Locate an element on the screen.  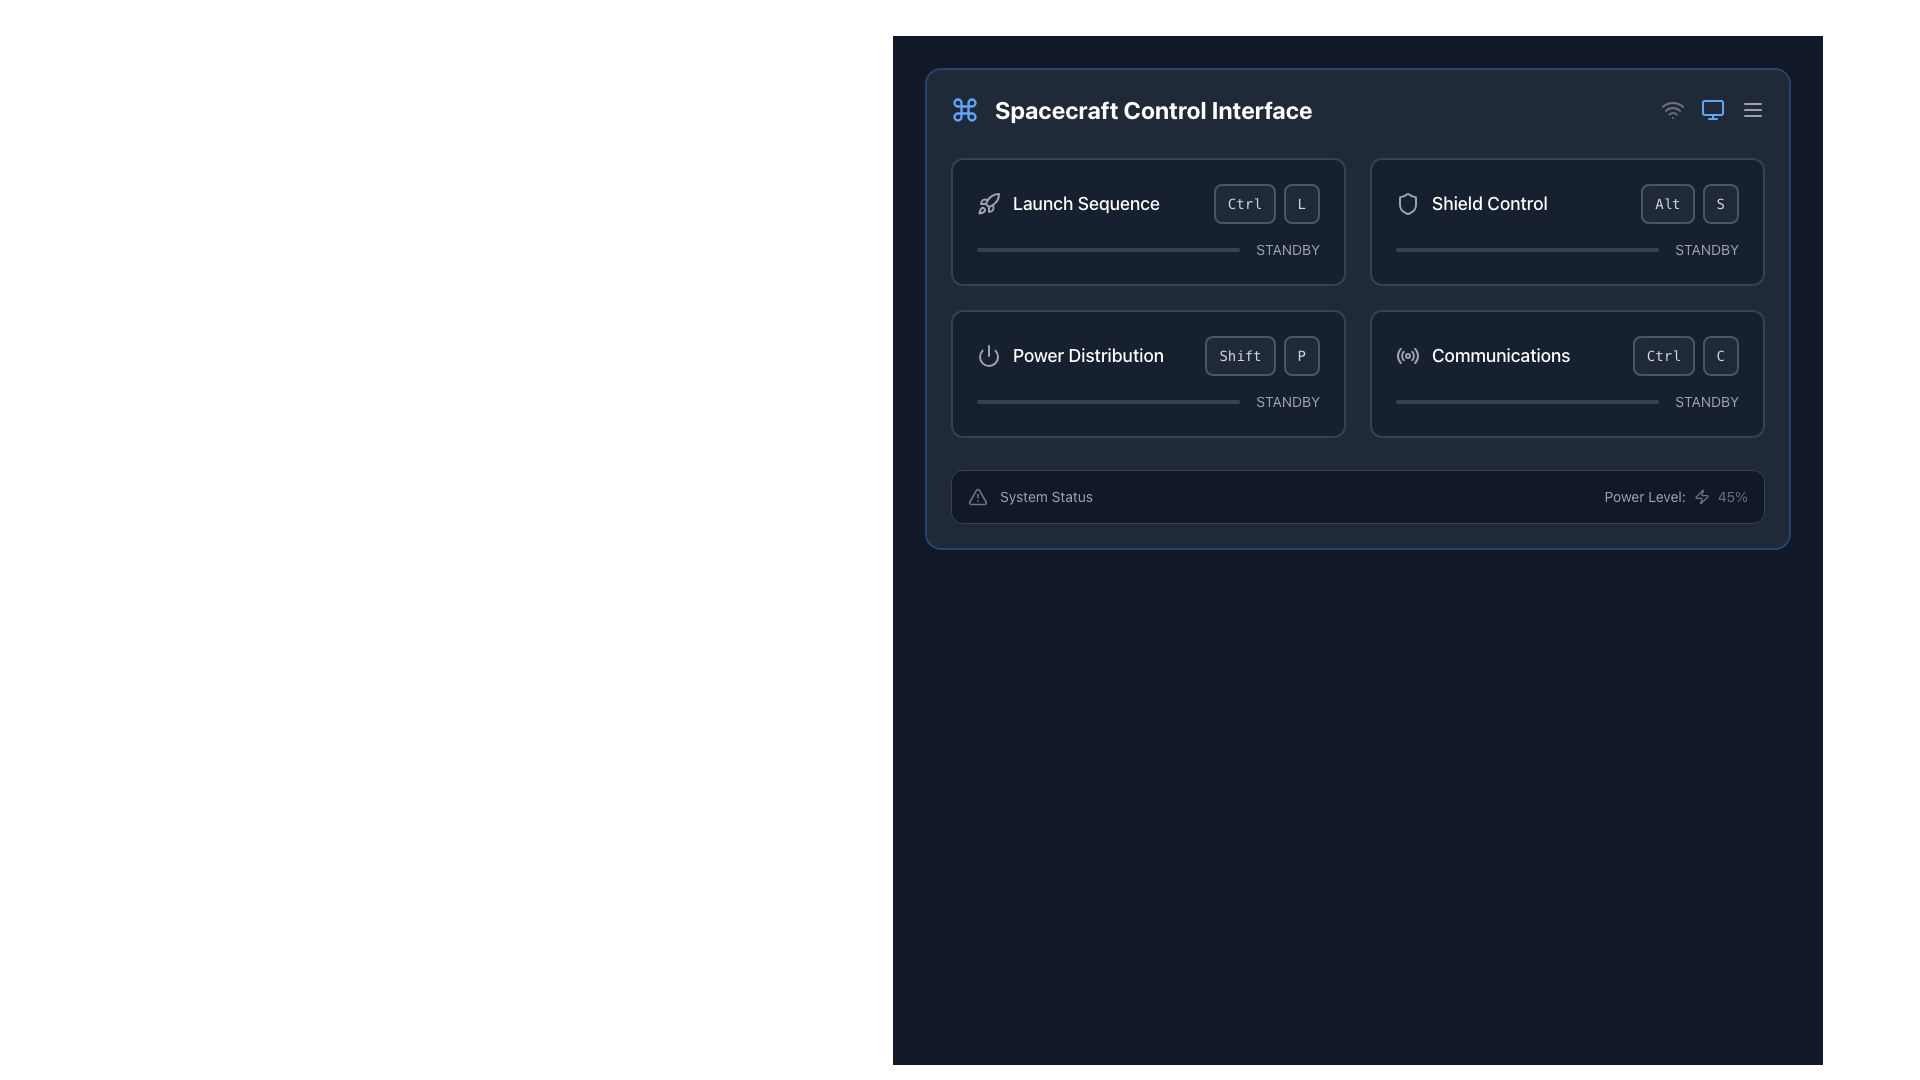
the interactive button representing the 'Power Distribution' functionality, located next to the text 'P' within the 'Power Distribution' box is located at coordinates (1261, 354).